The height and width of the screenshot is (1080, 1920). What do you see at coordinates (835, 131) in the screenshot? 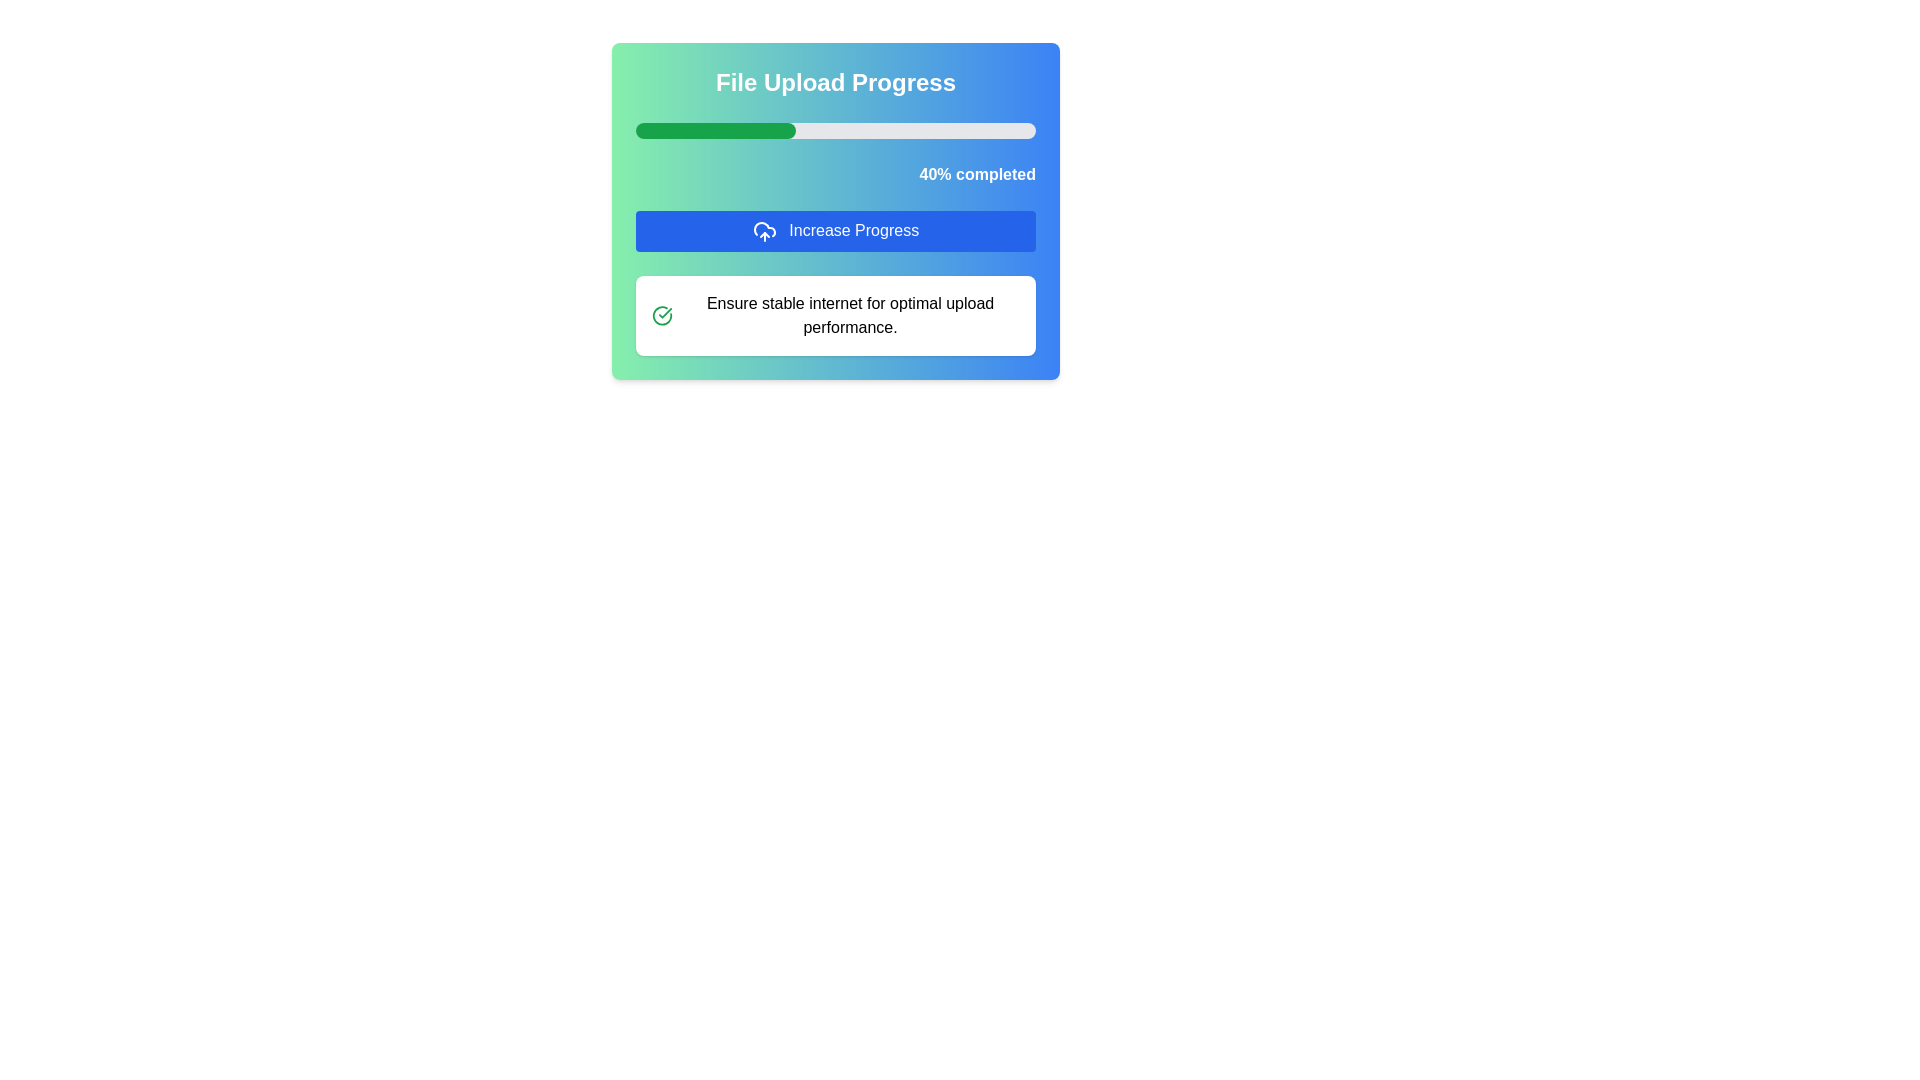
I see `the progress visually by focusing on the horizontal progress bar with a light gray background, green section indicating progress, and white section for remaining progress, located below the title 'File Upload Progress'` at bounding box center [835, 131].